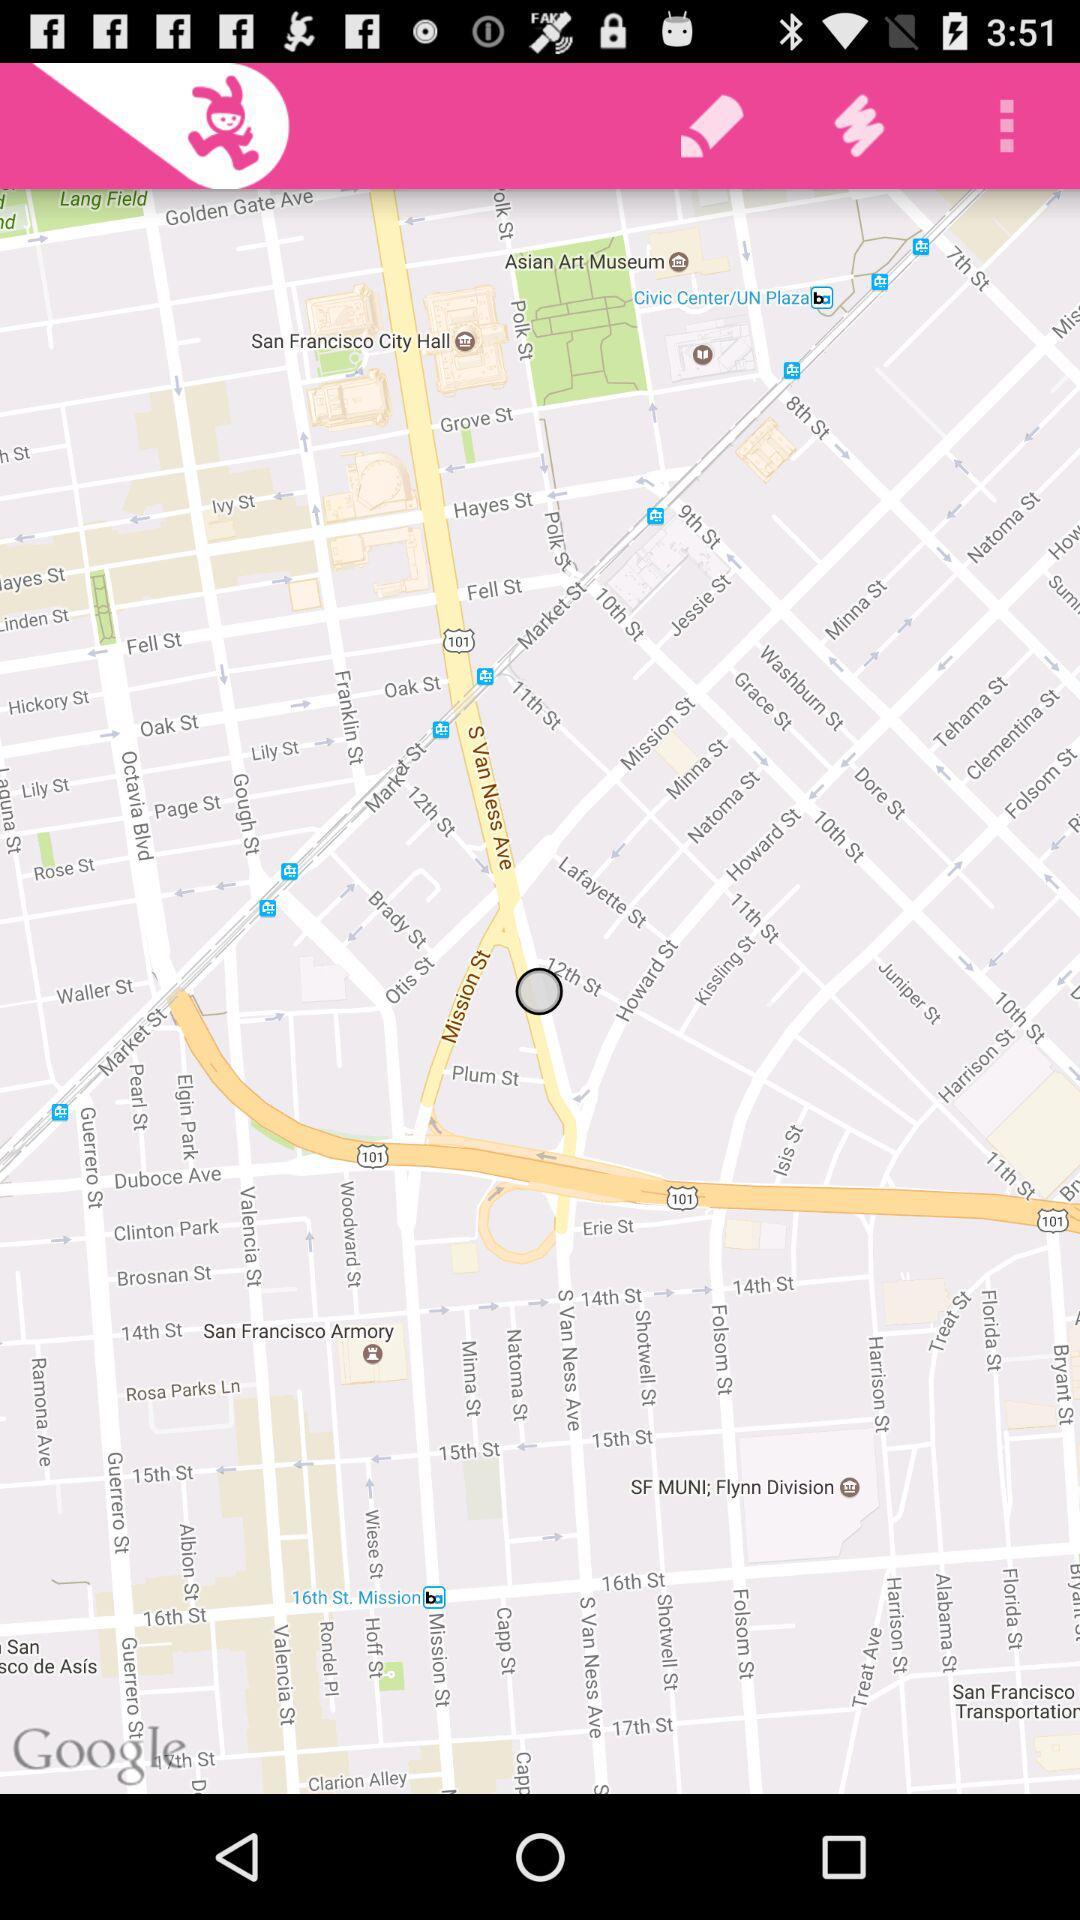 The width and height of the screenshot is (1080, 1920). I want to click on the icon at the center, so click(540, 991).